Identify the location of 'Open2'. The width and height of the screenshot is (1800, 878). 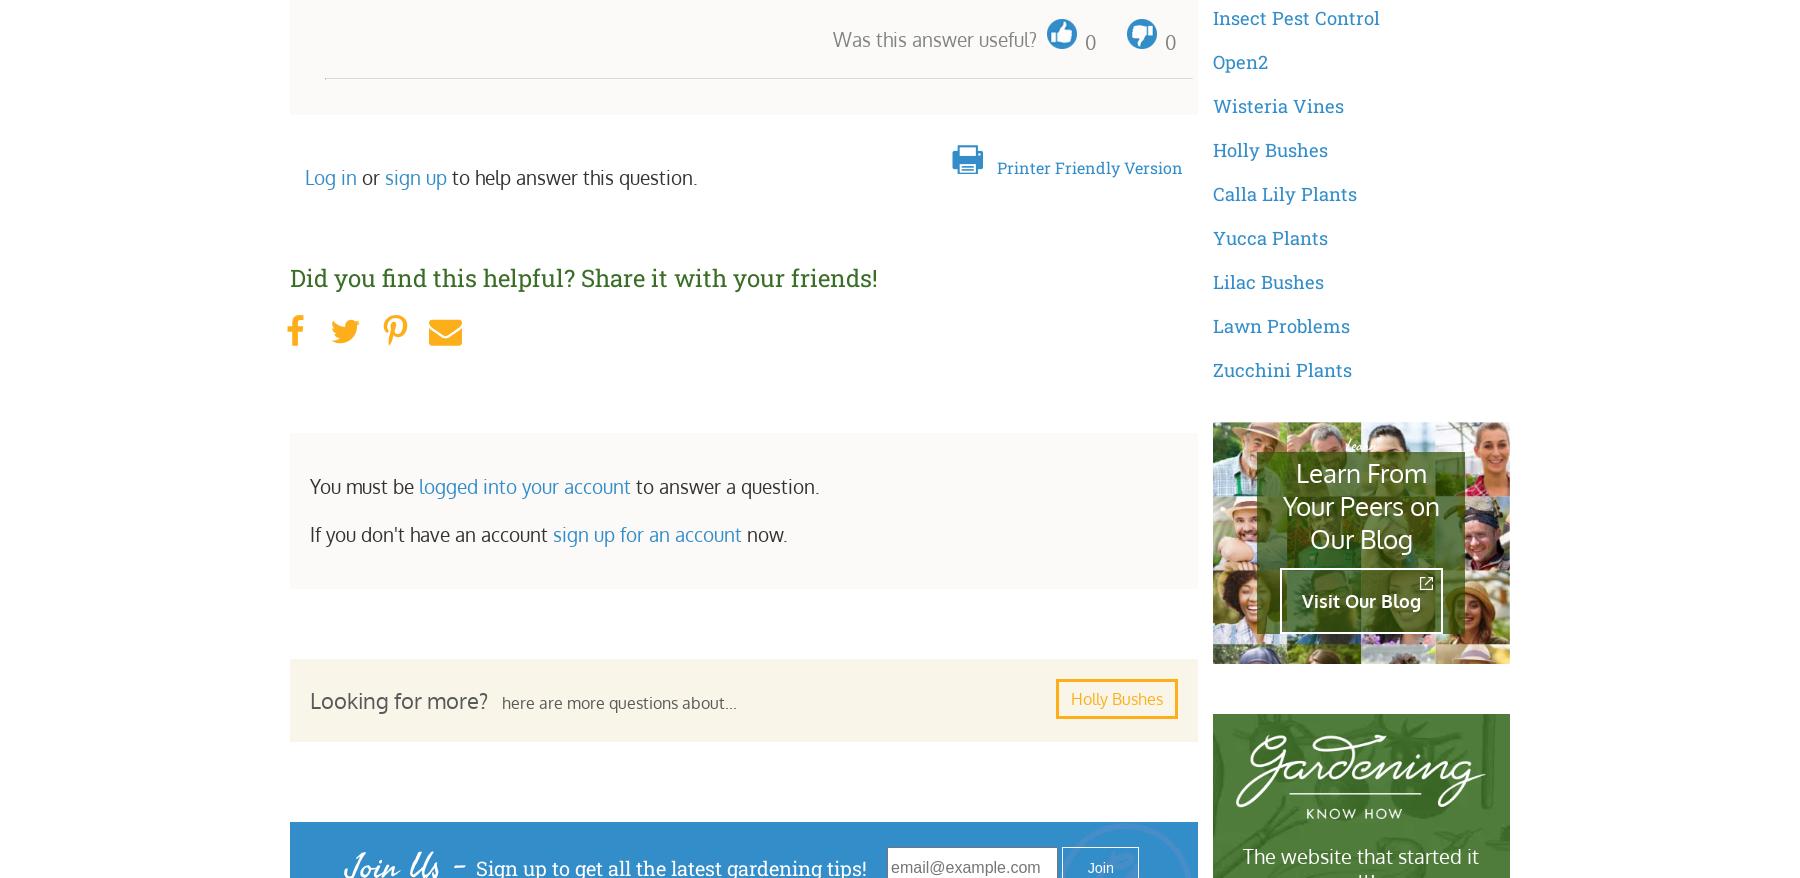
(1239, 61).